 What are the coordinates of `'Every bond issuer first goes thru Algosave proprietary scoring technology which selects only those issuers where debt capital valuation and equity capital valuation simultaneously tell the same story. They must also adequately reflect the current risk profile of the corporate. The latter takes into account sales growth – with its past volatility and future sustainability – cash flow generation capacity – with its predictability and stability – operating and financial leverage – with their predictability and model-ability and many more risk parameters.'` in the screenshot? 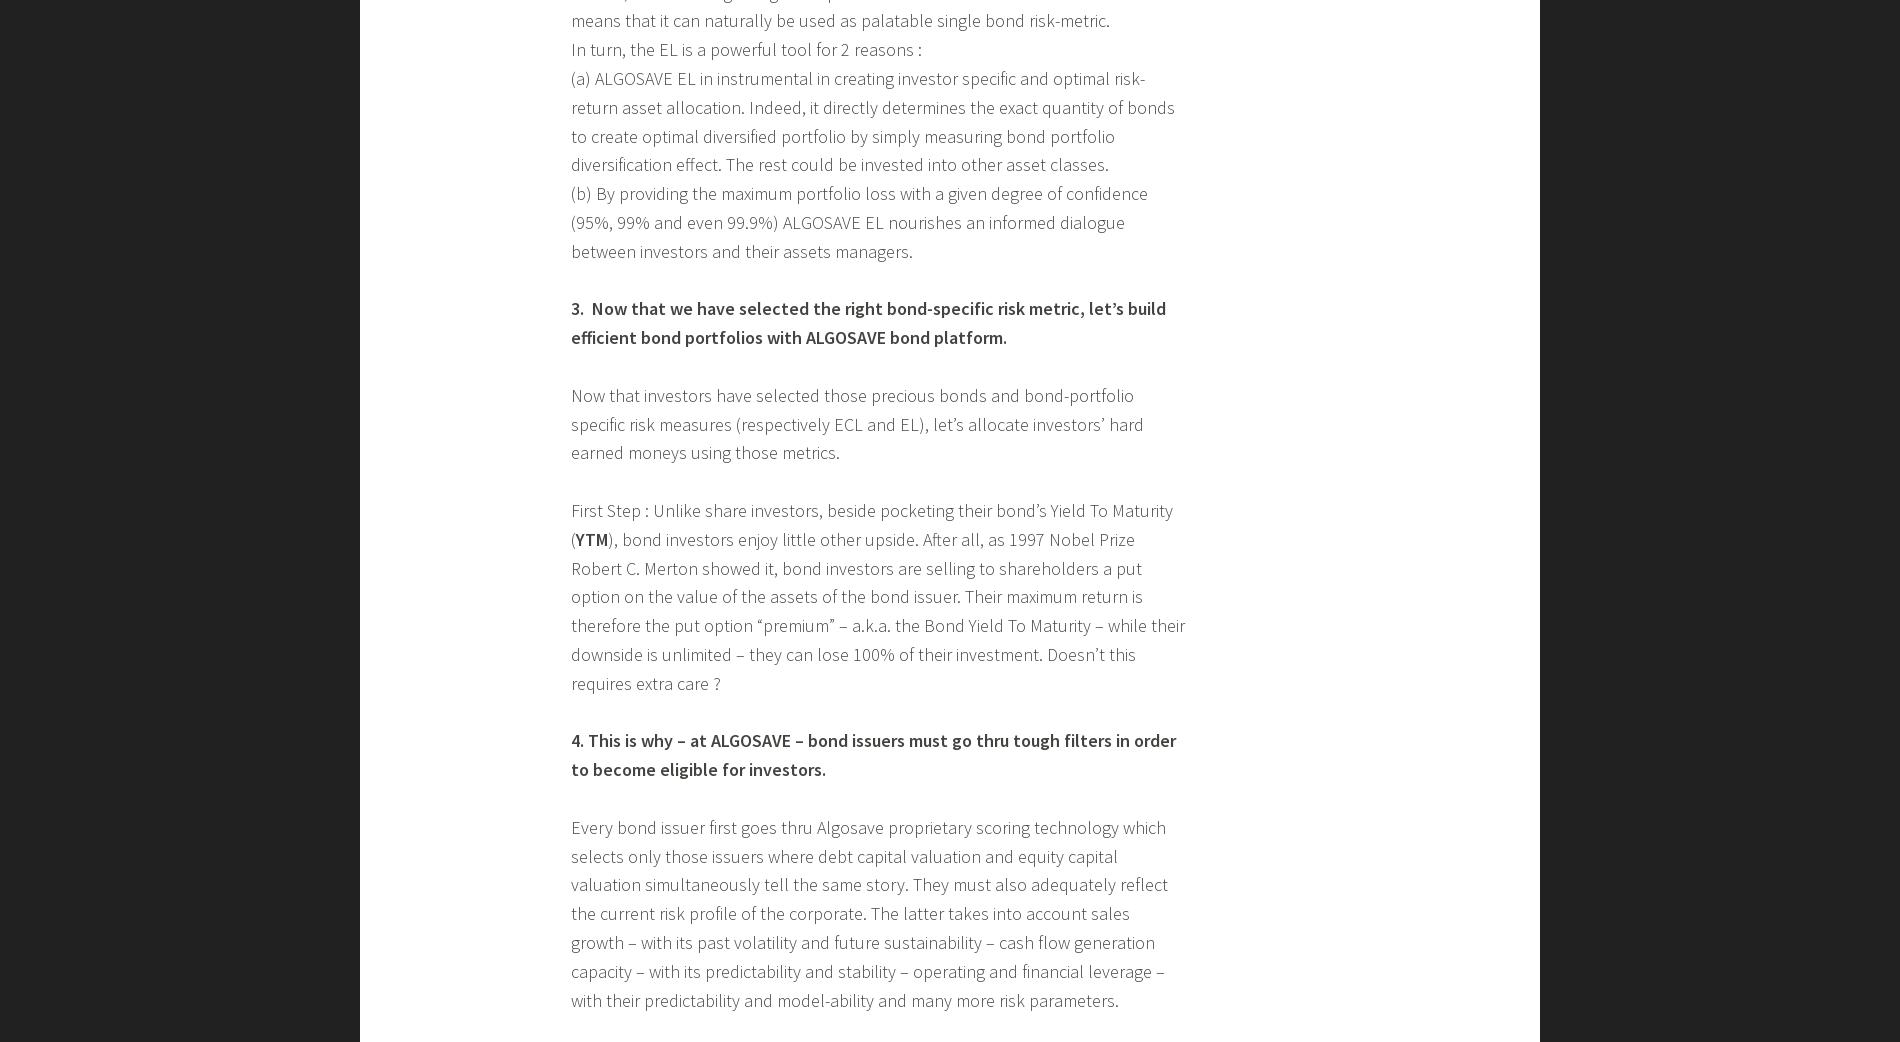 It's located at (868, 912).